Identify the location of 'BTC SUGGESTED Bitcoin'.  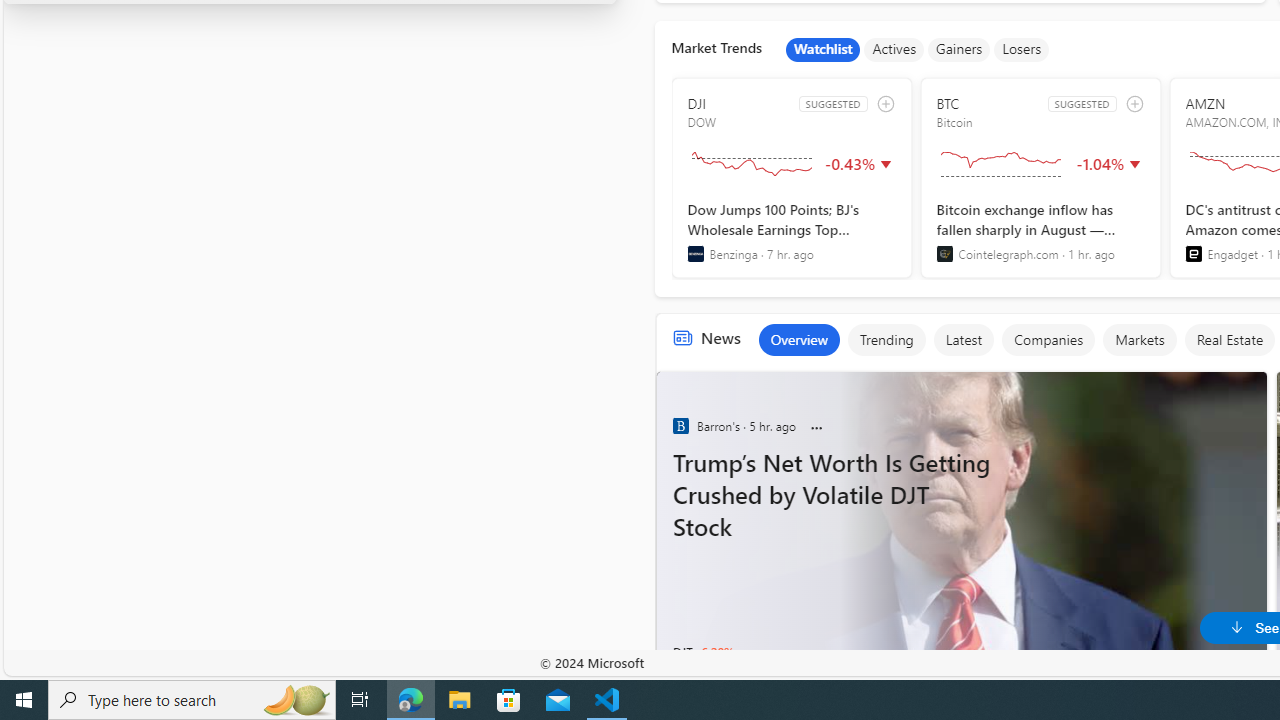
(1040, 177).